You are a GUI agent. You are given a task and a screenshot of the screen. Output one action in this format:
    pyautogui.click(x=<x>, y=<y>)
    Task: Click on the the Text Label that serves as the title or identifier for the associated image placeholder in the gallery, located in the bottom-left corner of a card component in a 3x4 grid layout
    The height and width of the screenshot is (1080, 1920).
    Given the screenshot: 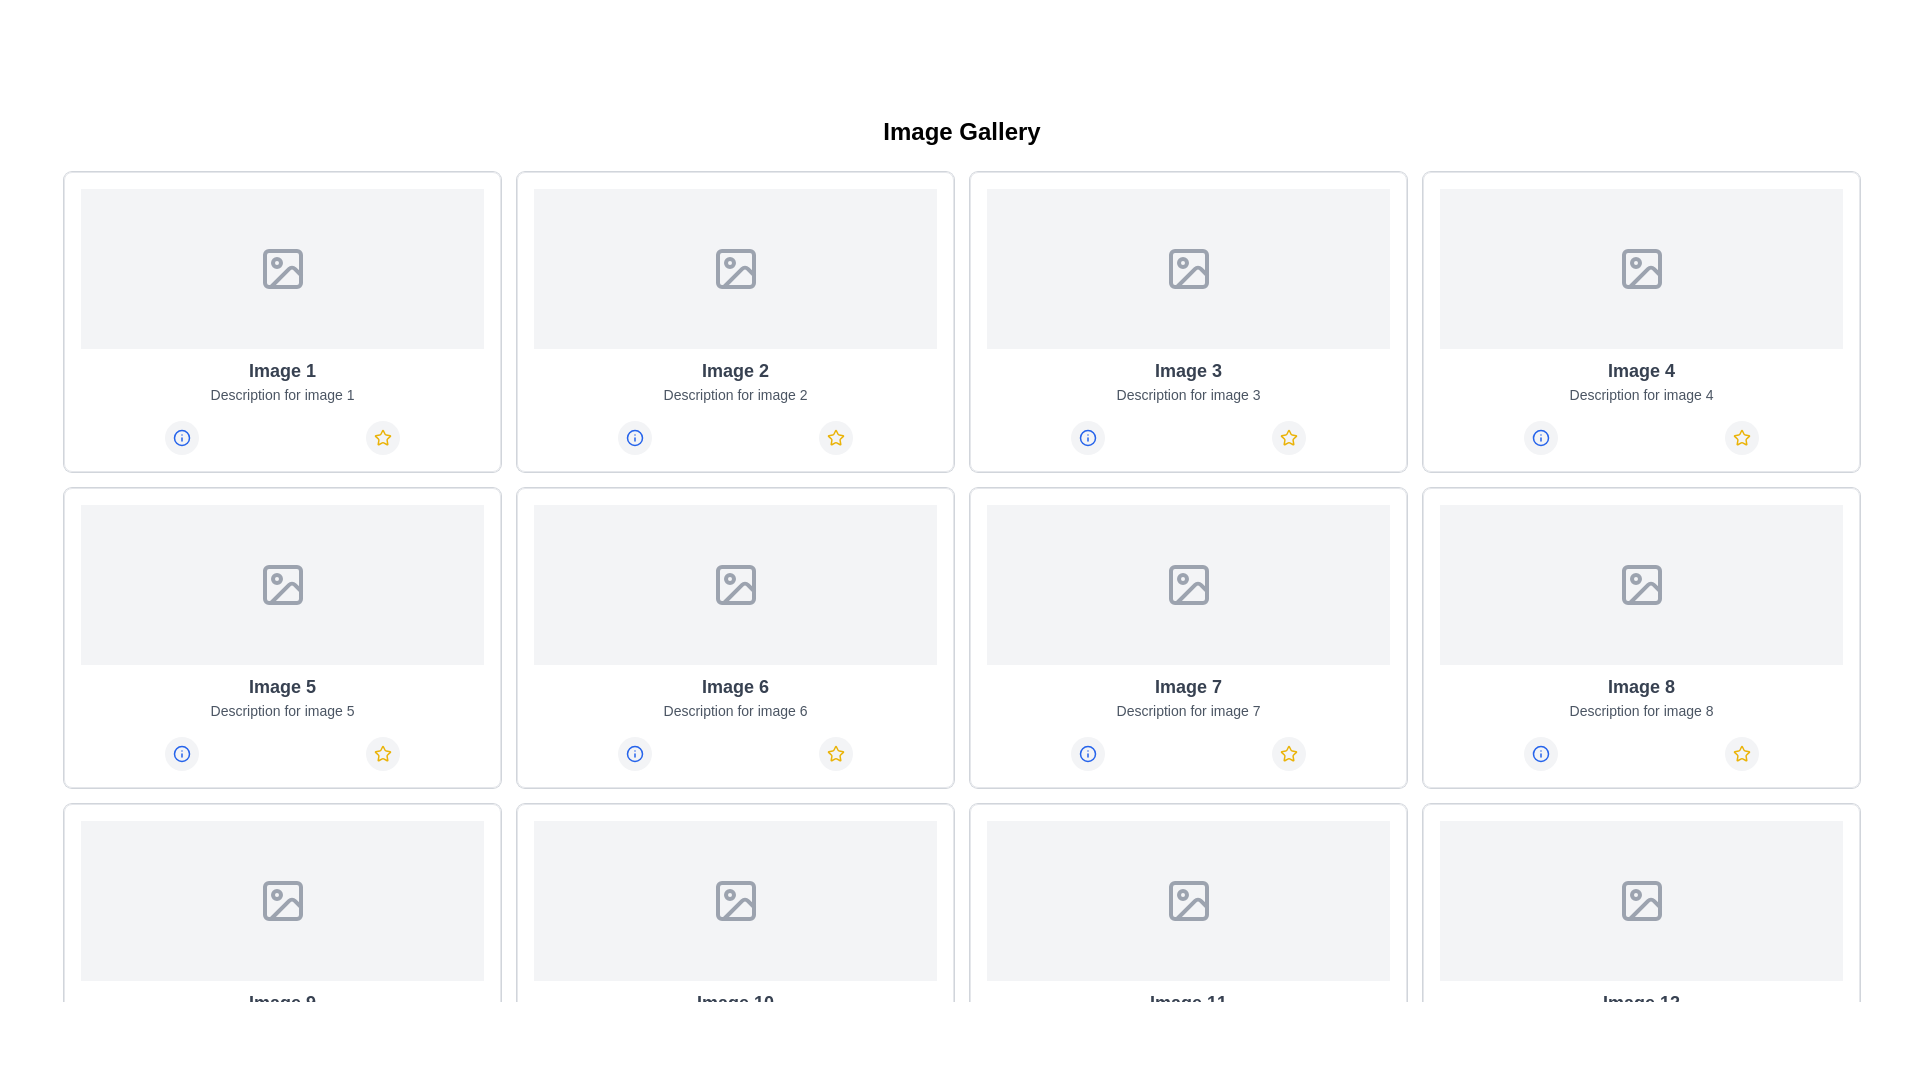 What is the action you would take?
    pyautogui.click(x=281, y=1002)
    